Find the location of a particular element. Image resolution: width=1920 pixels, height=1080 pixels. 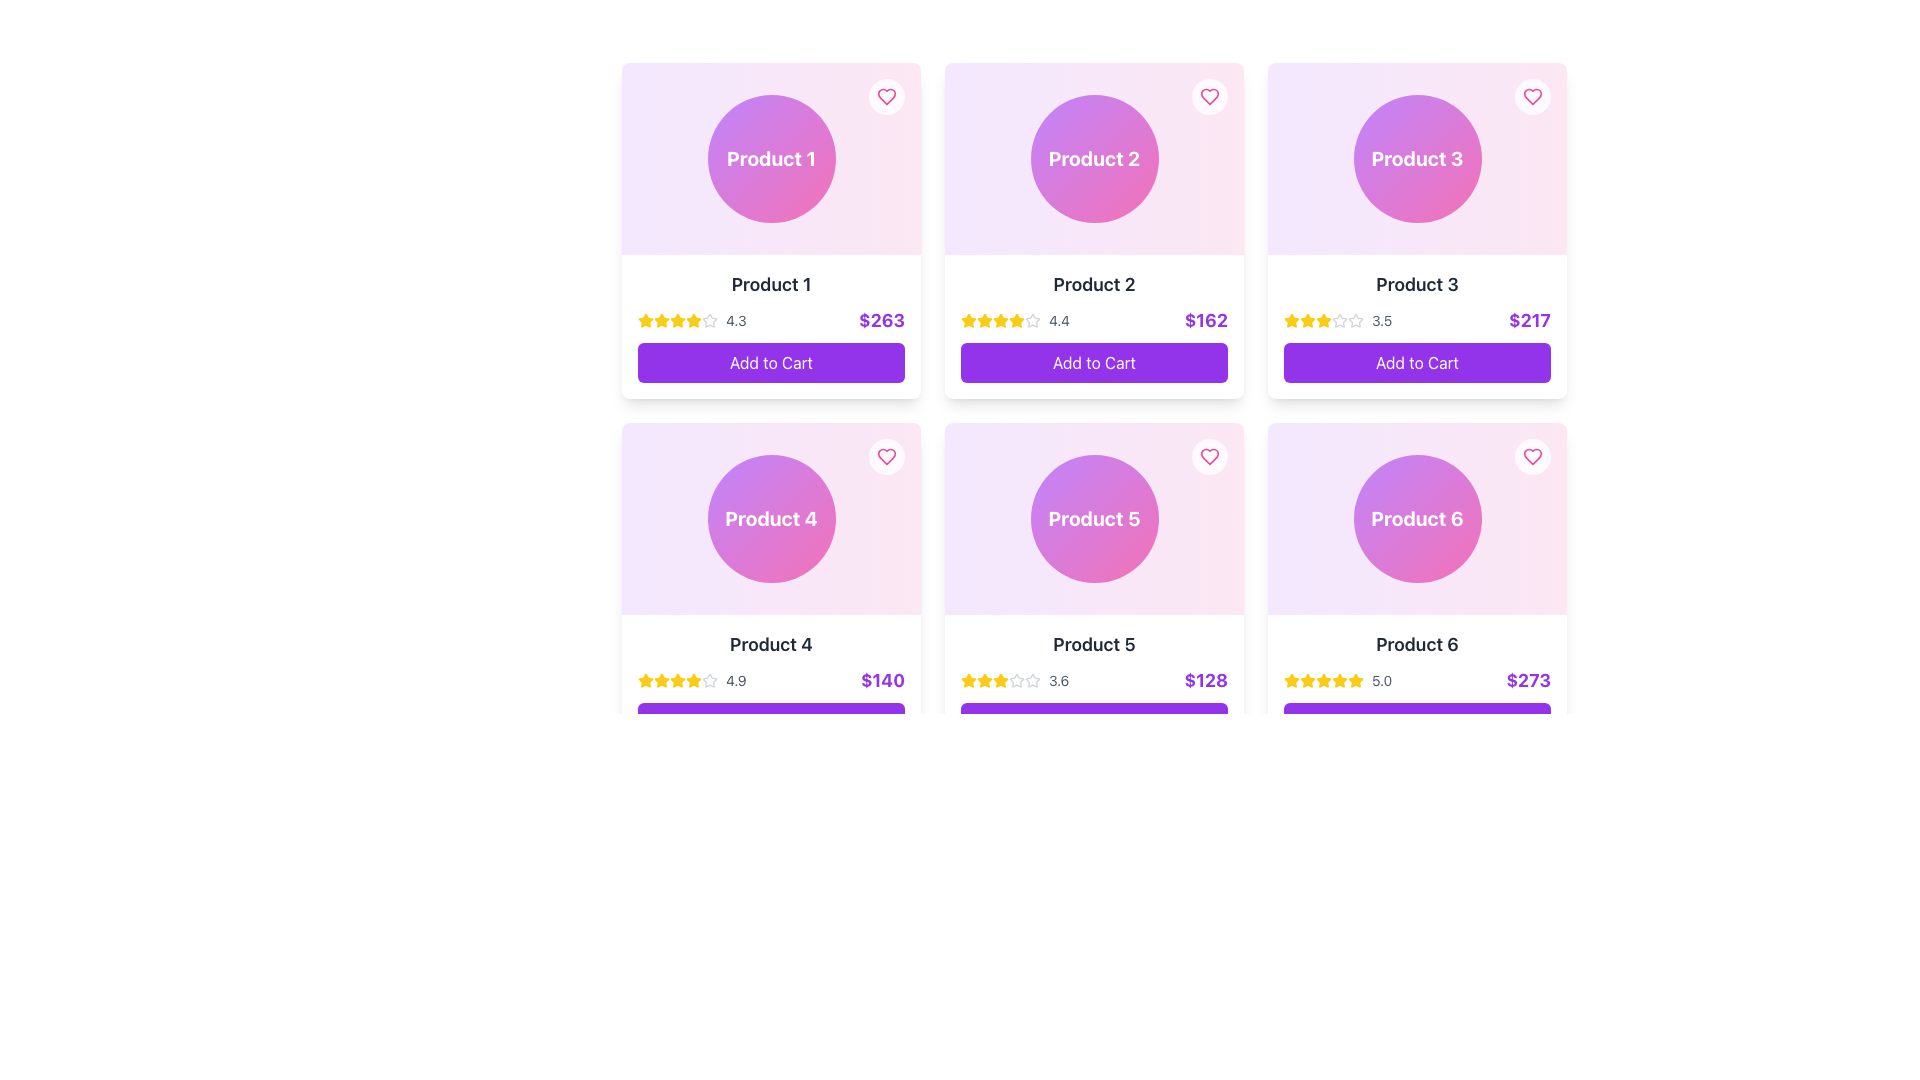

the Text element displaying the average rating of 'Product 3', located next to the rightmost star icon in the rating section of the third product card in the first row of the product grid is located at coordinates (1381, 319).